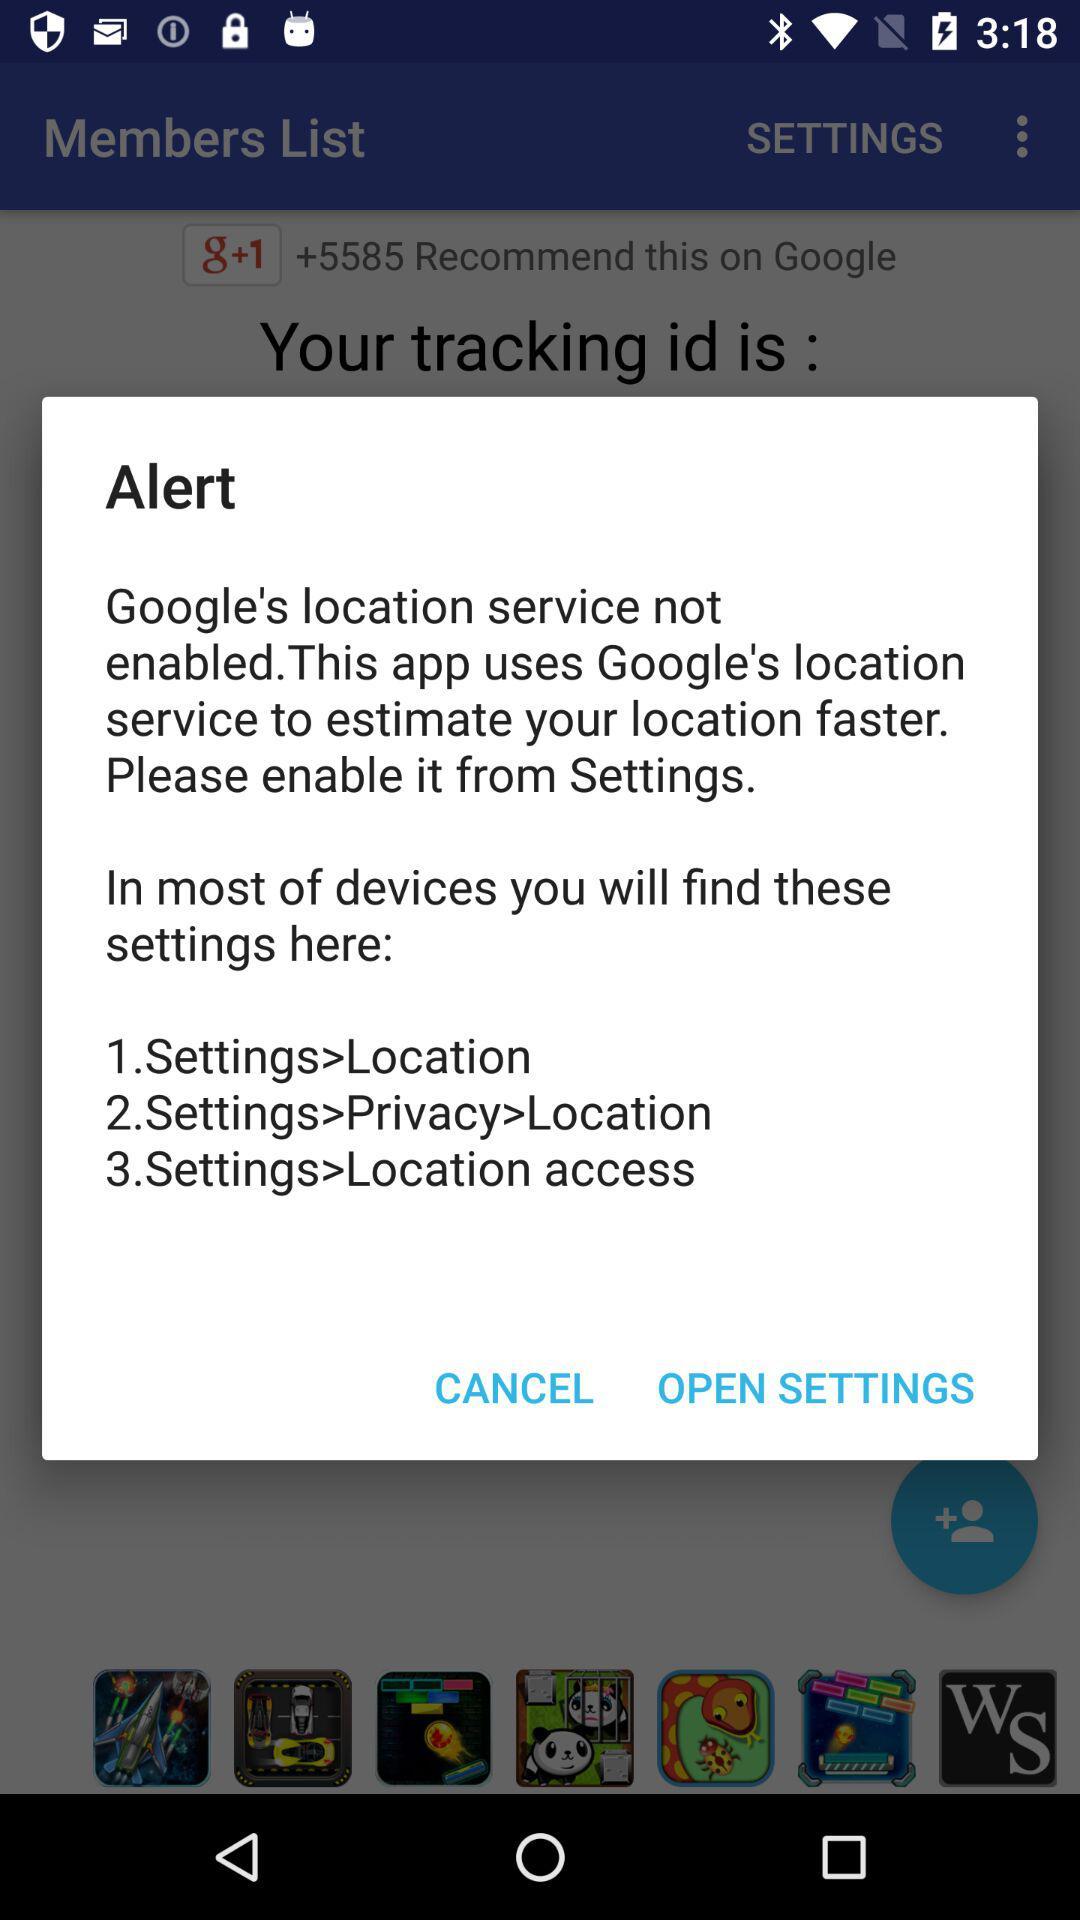 The height and width of the screenshot is (1920, 1080). What do you see at coordinates (816, 1385) in the screenshot?
I see `icon to the right of the cancel item` at bounding box center [816, 1385].